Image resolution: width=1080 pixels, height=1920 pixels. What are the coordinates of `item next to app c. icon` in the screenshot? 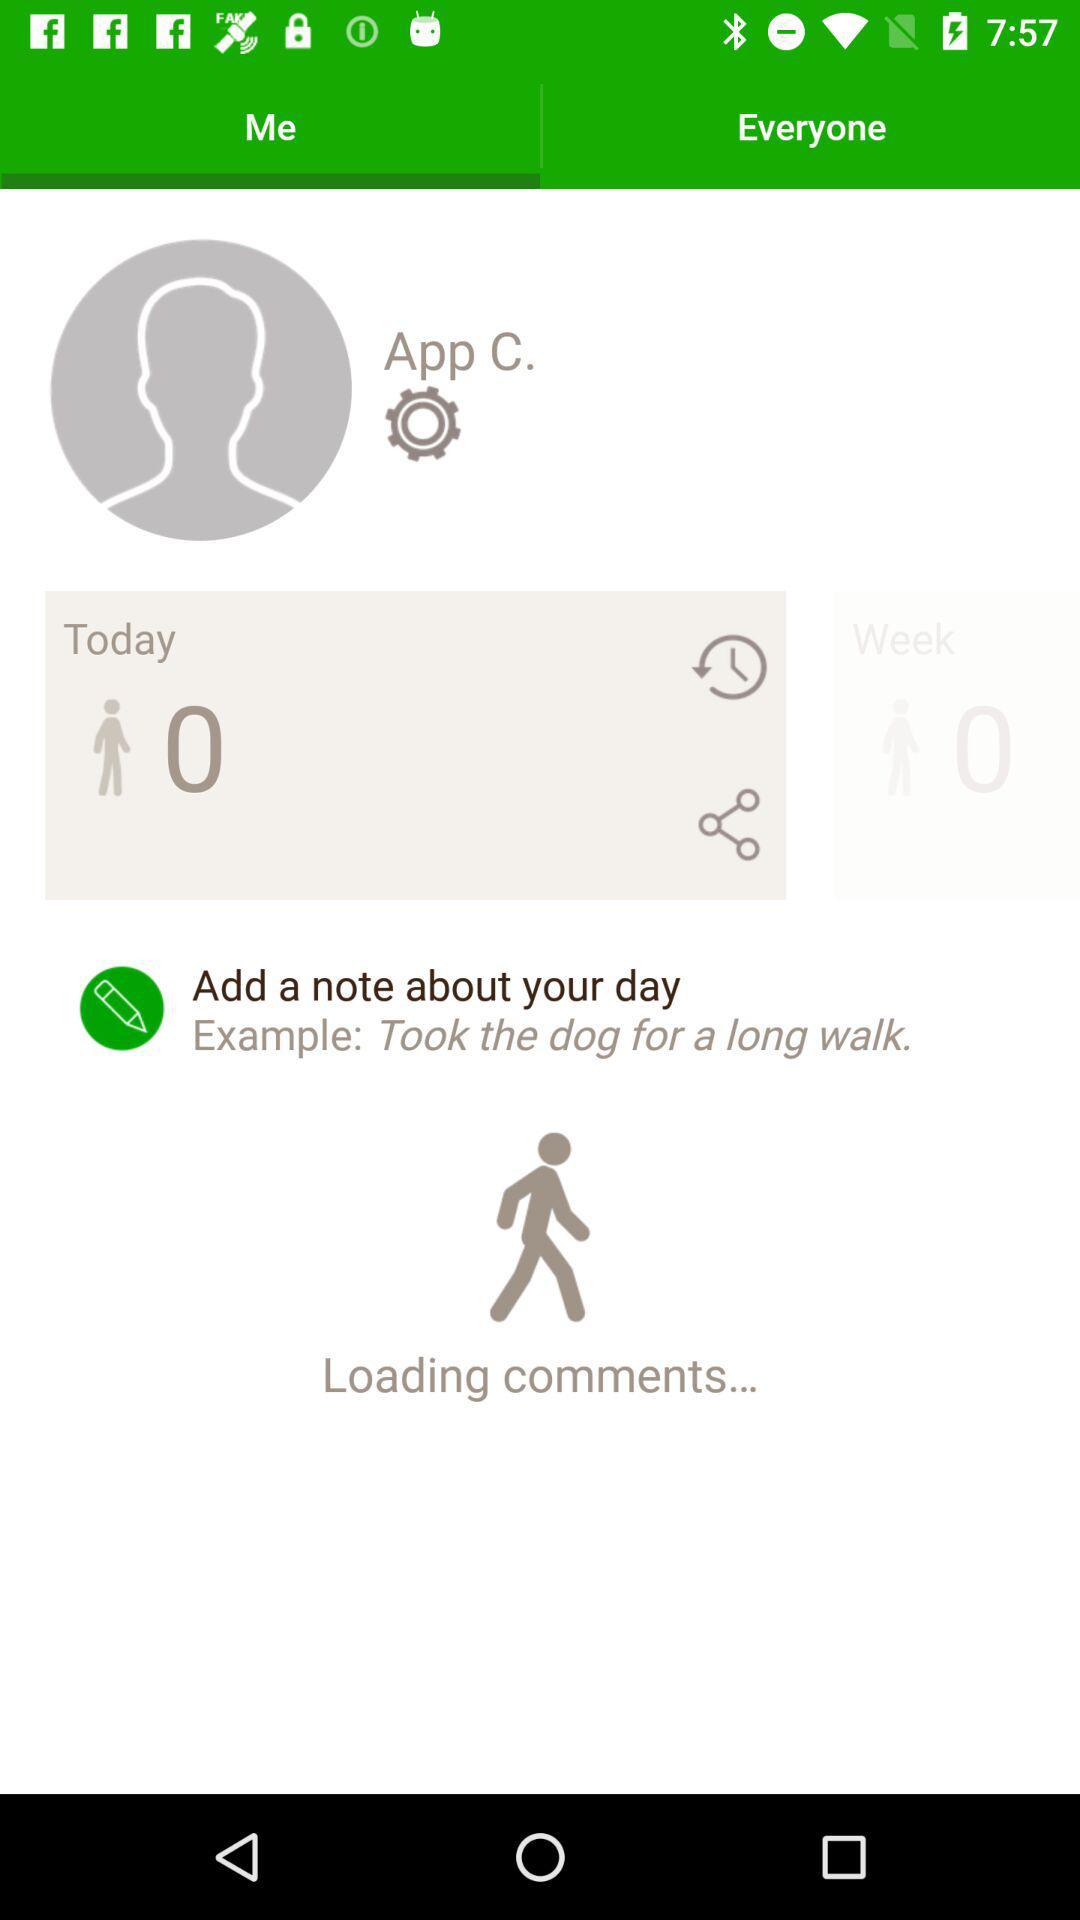 It's located at (199, 388).